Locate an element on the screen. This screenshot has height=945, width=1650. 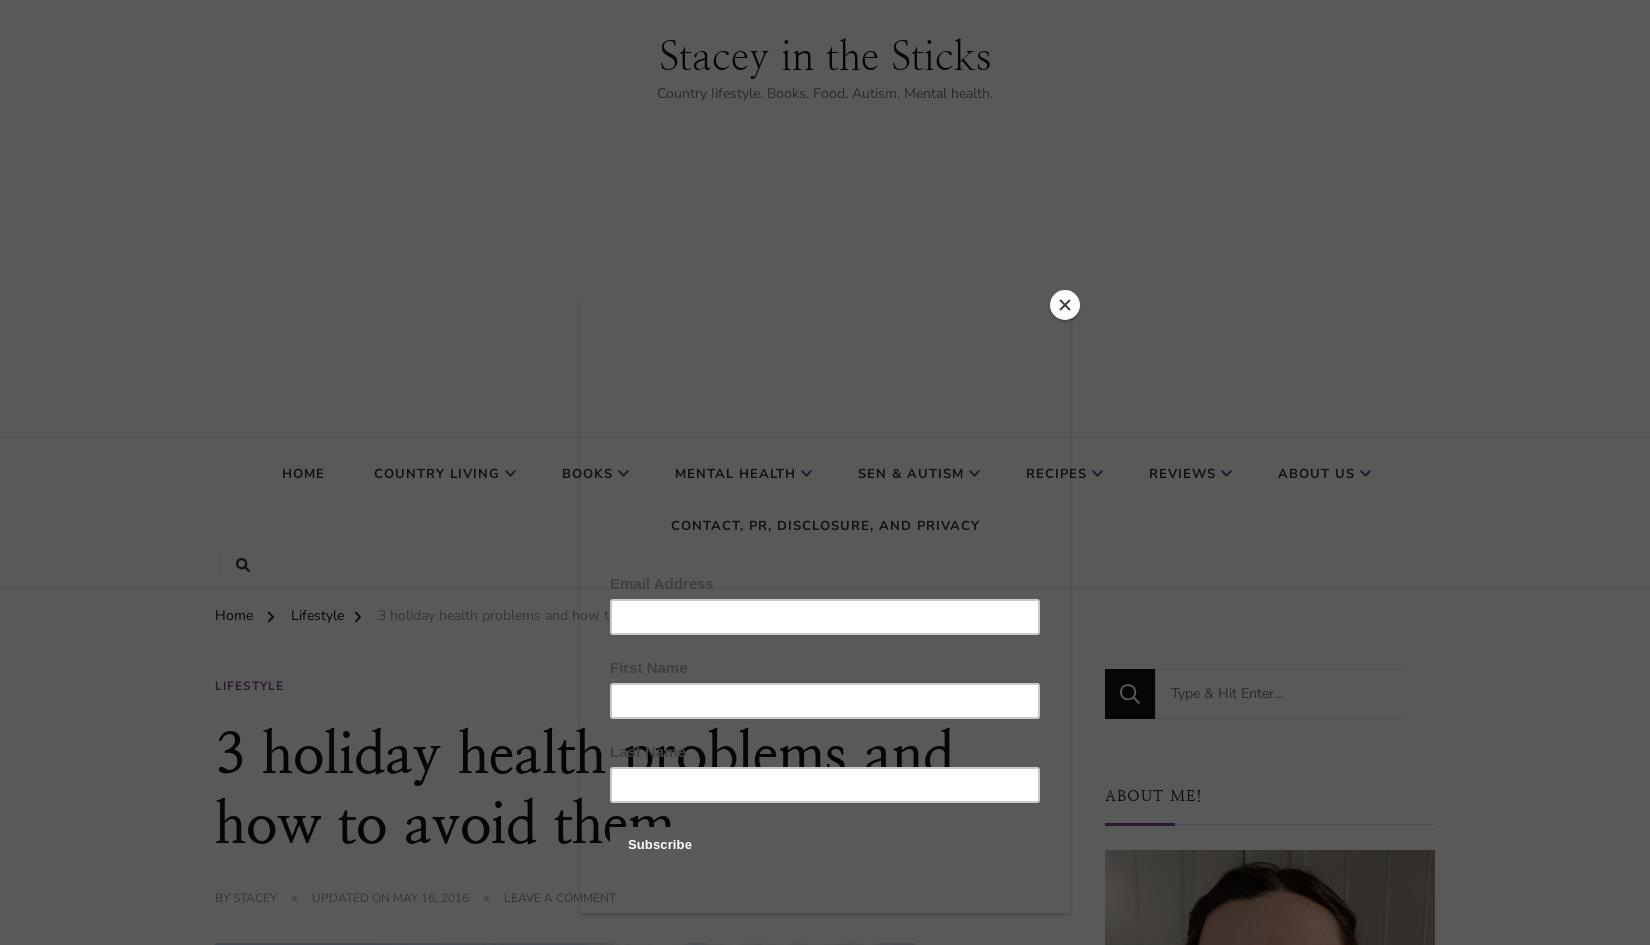
'Books' is located at coordinates (560, 472).